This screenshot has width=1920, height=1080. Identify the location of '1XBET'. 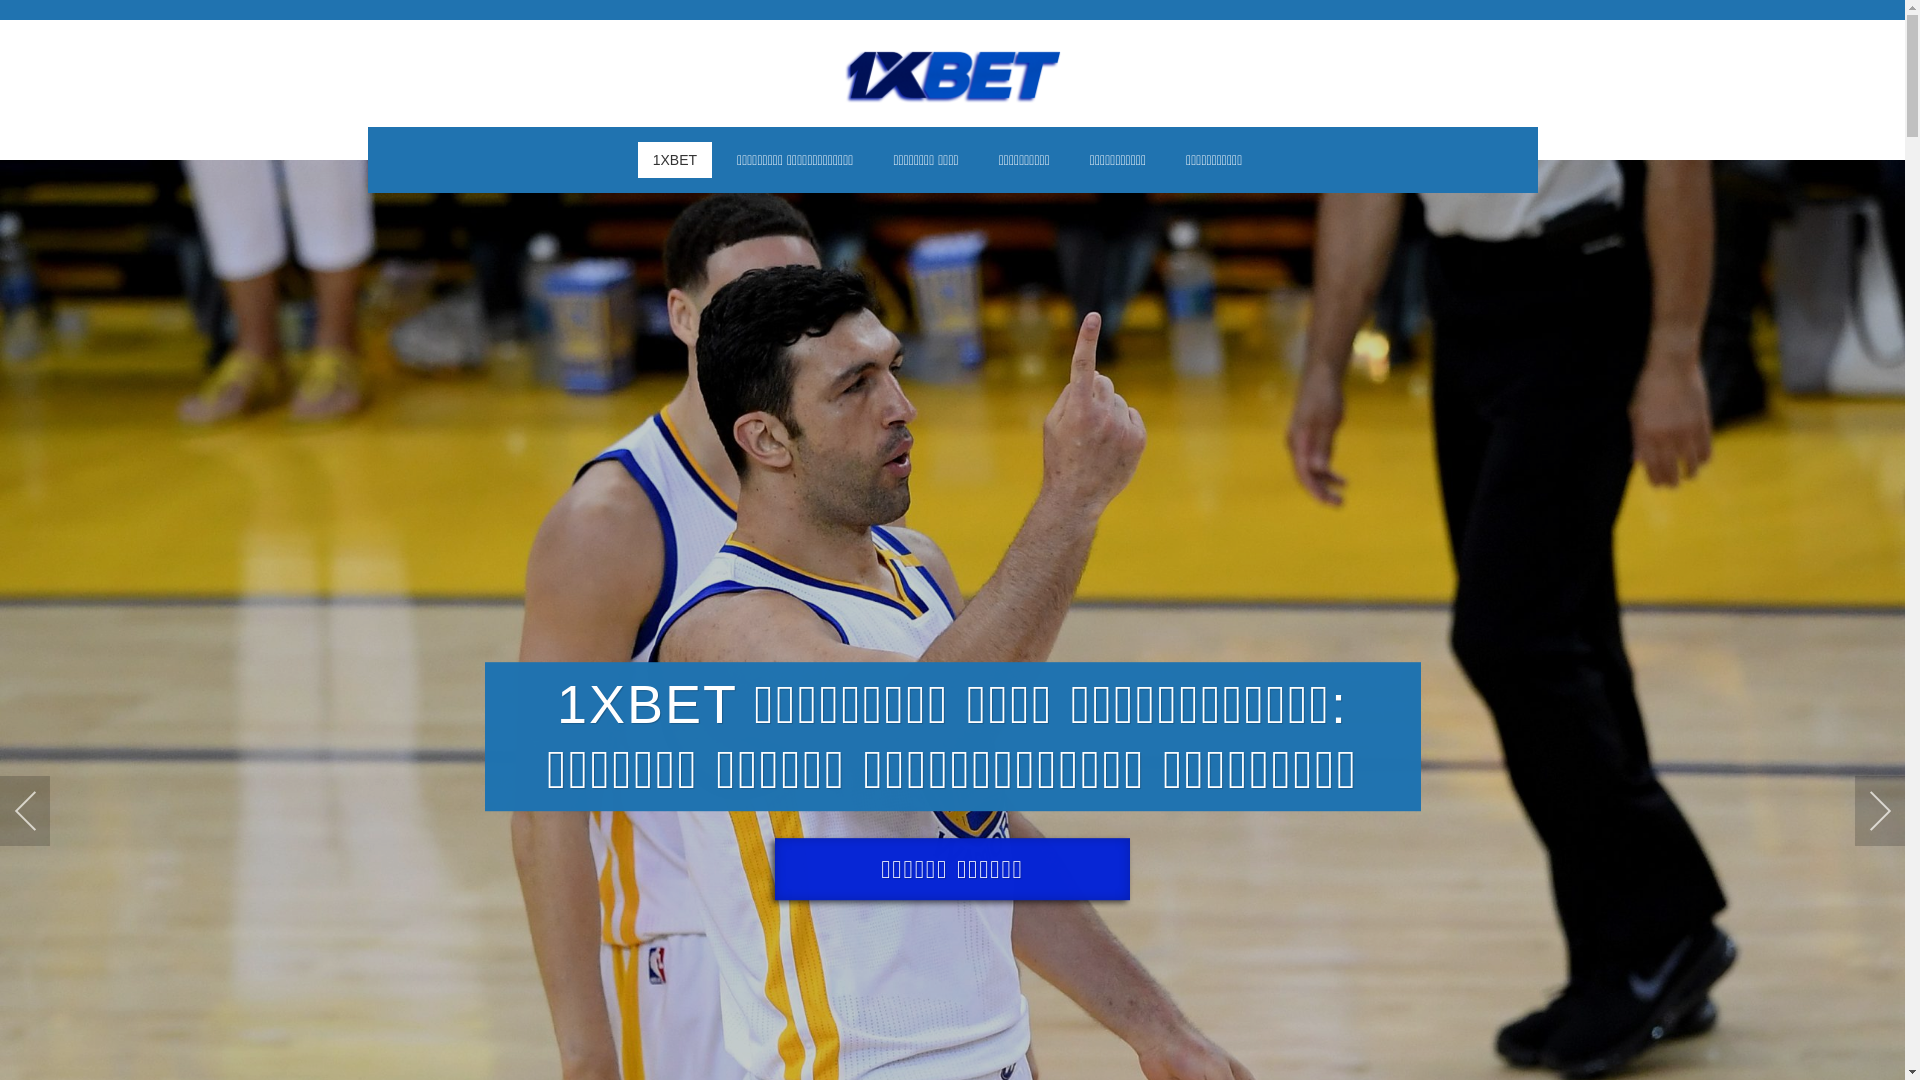
(675, 158).